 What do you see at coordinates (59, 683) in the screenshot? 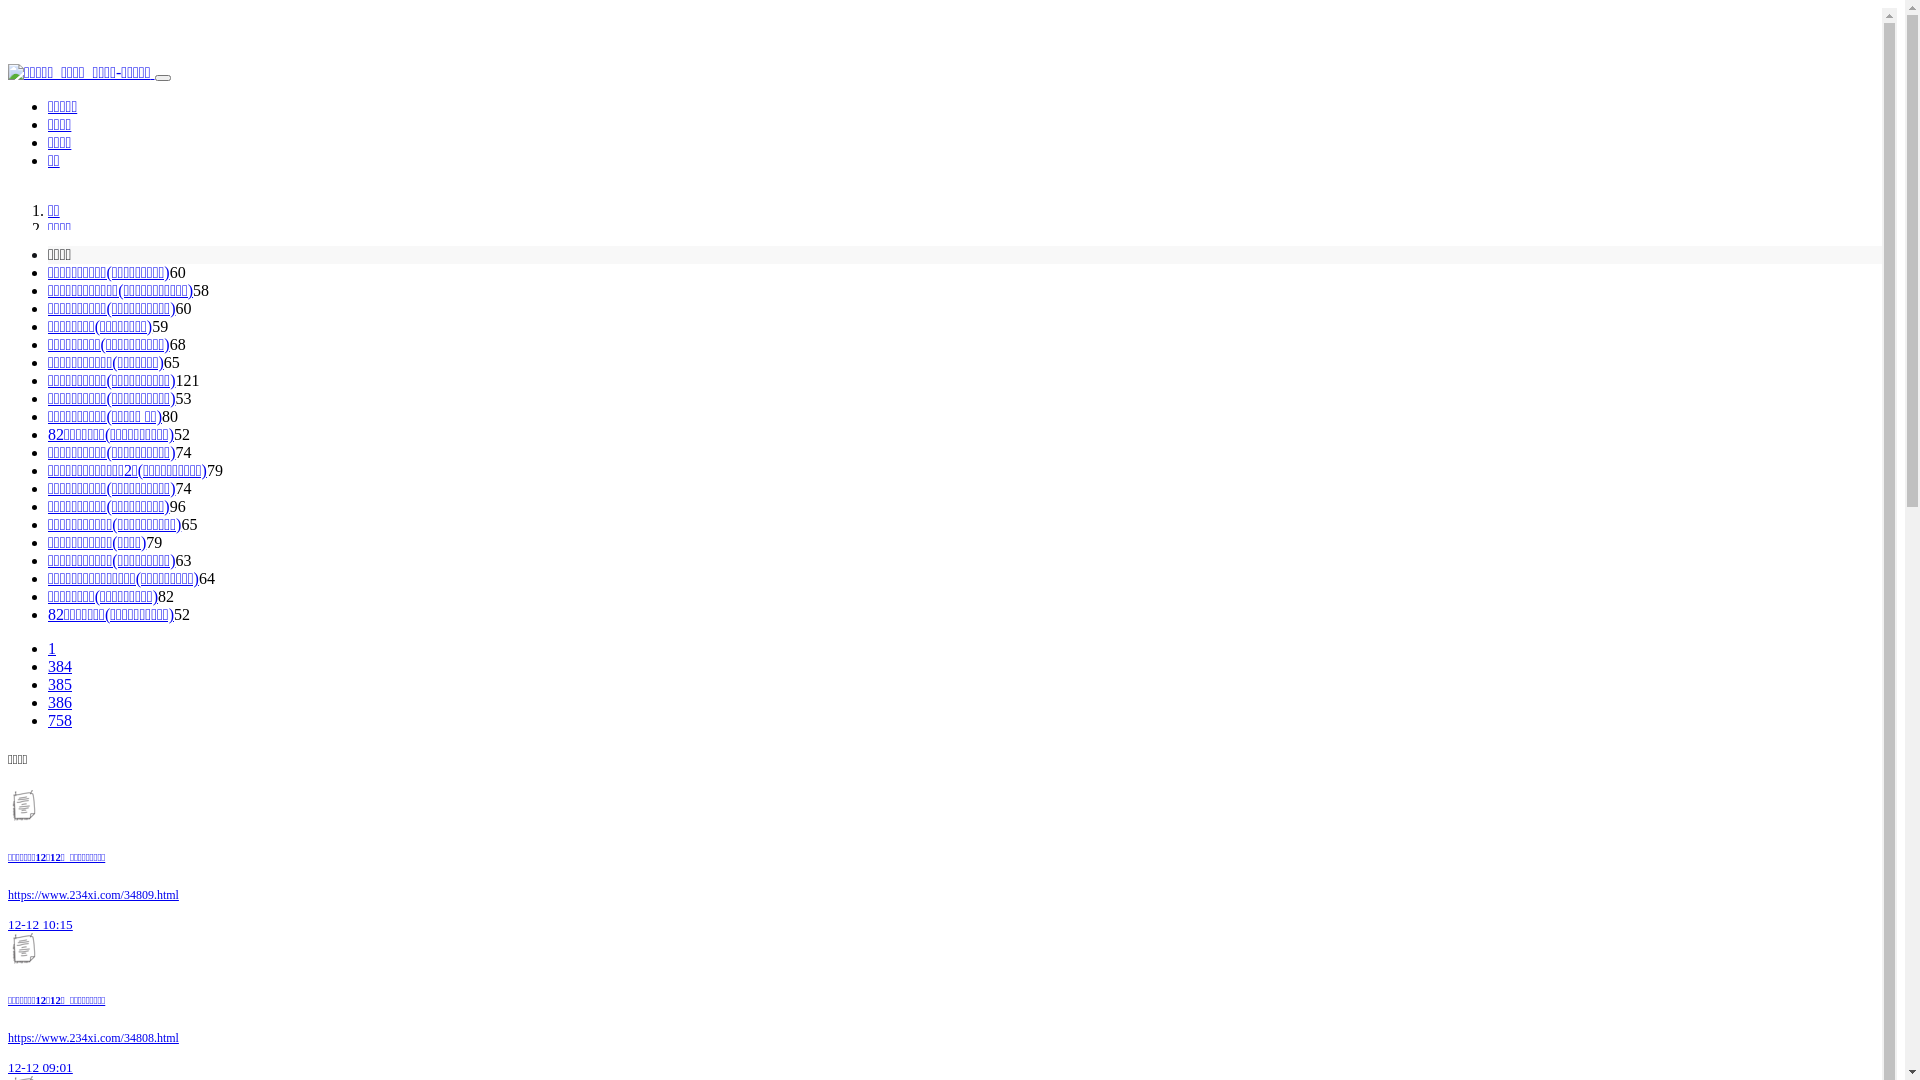
I see `'385'` at bounding box center [59, 683].